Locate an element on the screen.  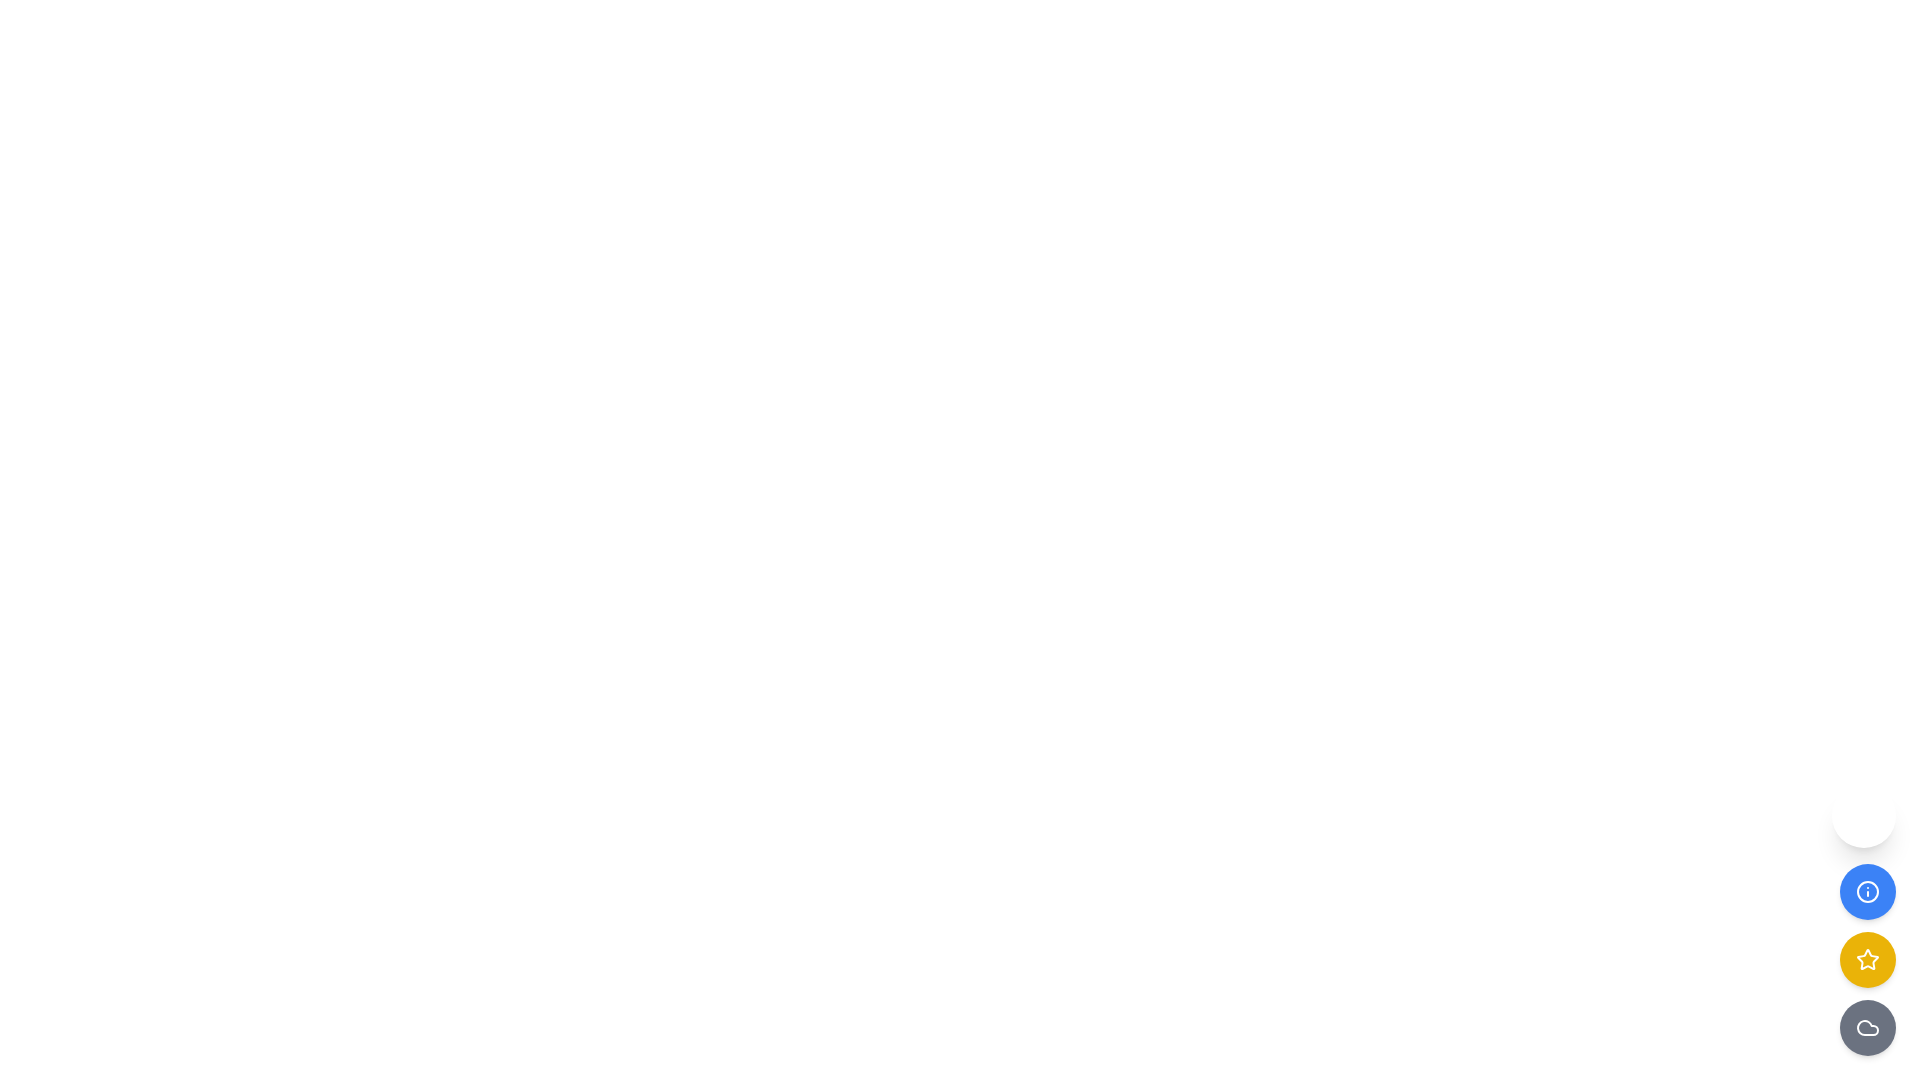
the circular button with a star icon, the second button in the vertical stack of three at the bottom-right corner of the interface is located at coordinates (1866, 959).